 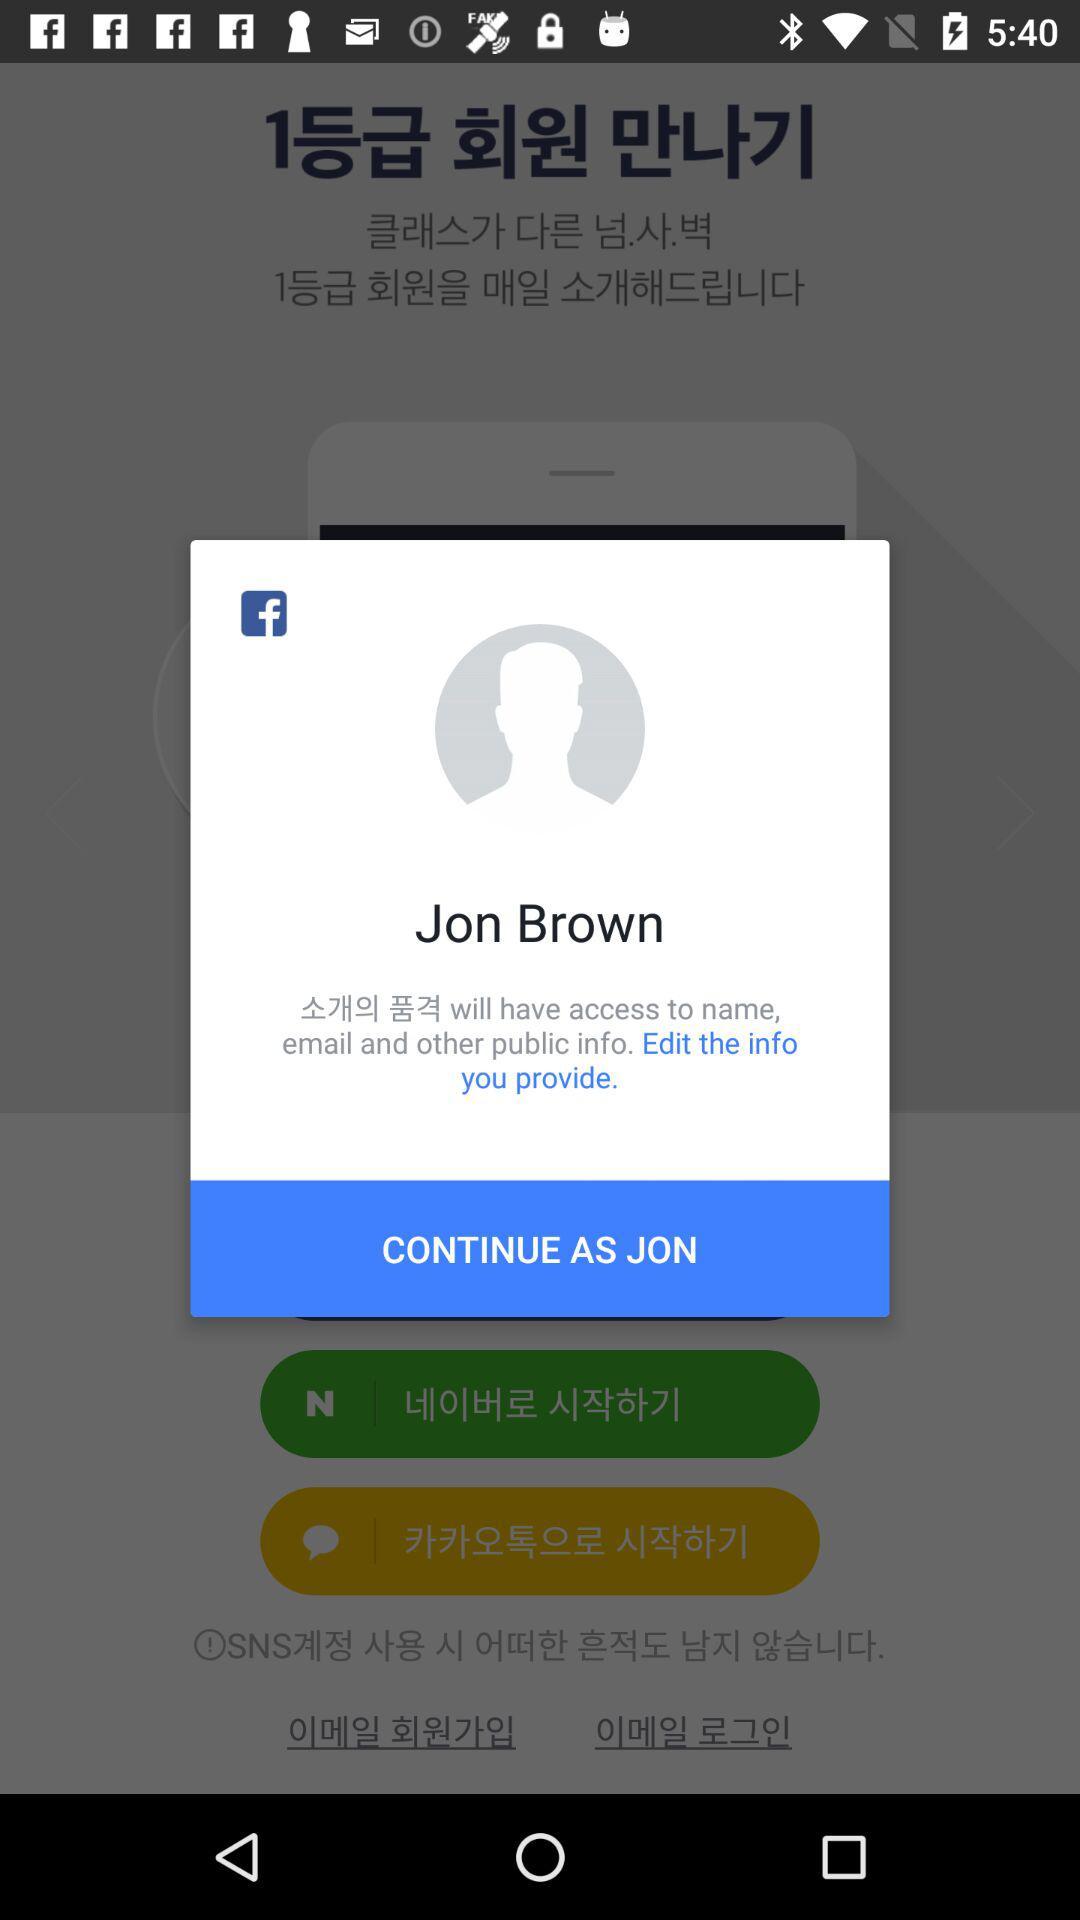 I want to click on the item above the continue as jon icon, so click(x=540, y=1041).